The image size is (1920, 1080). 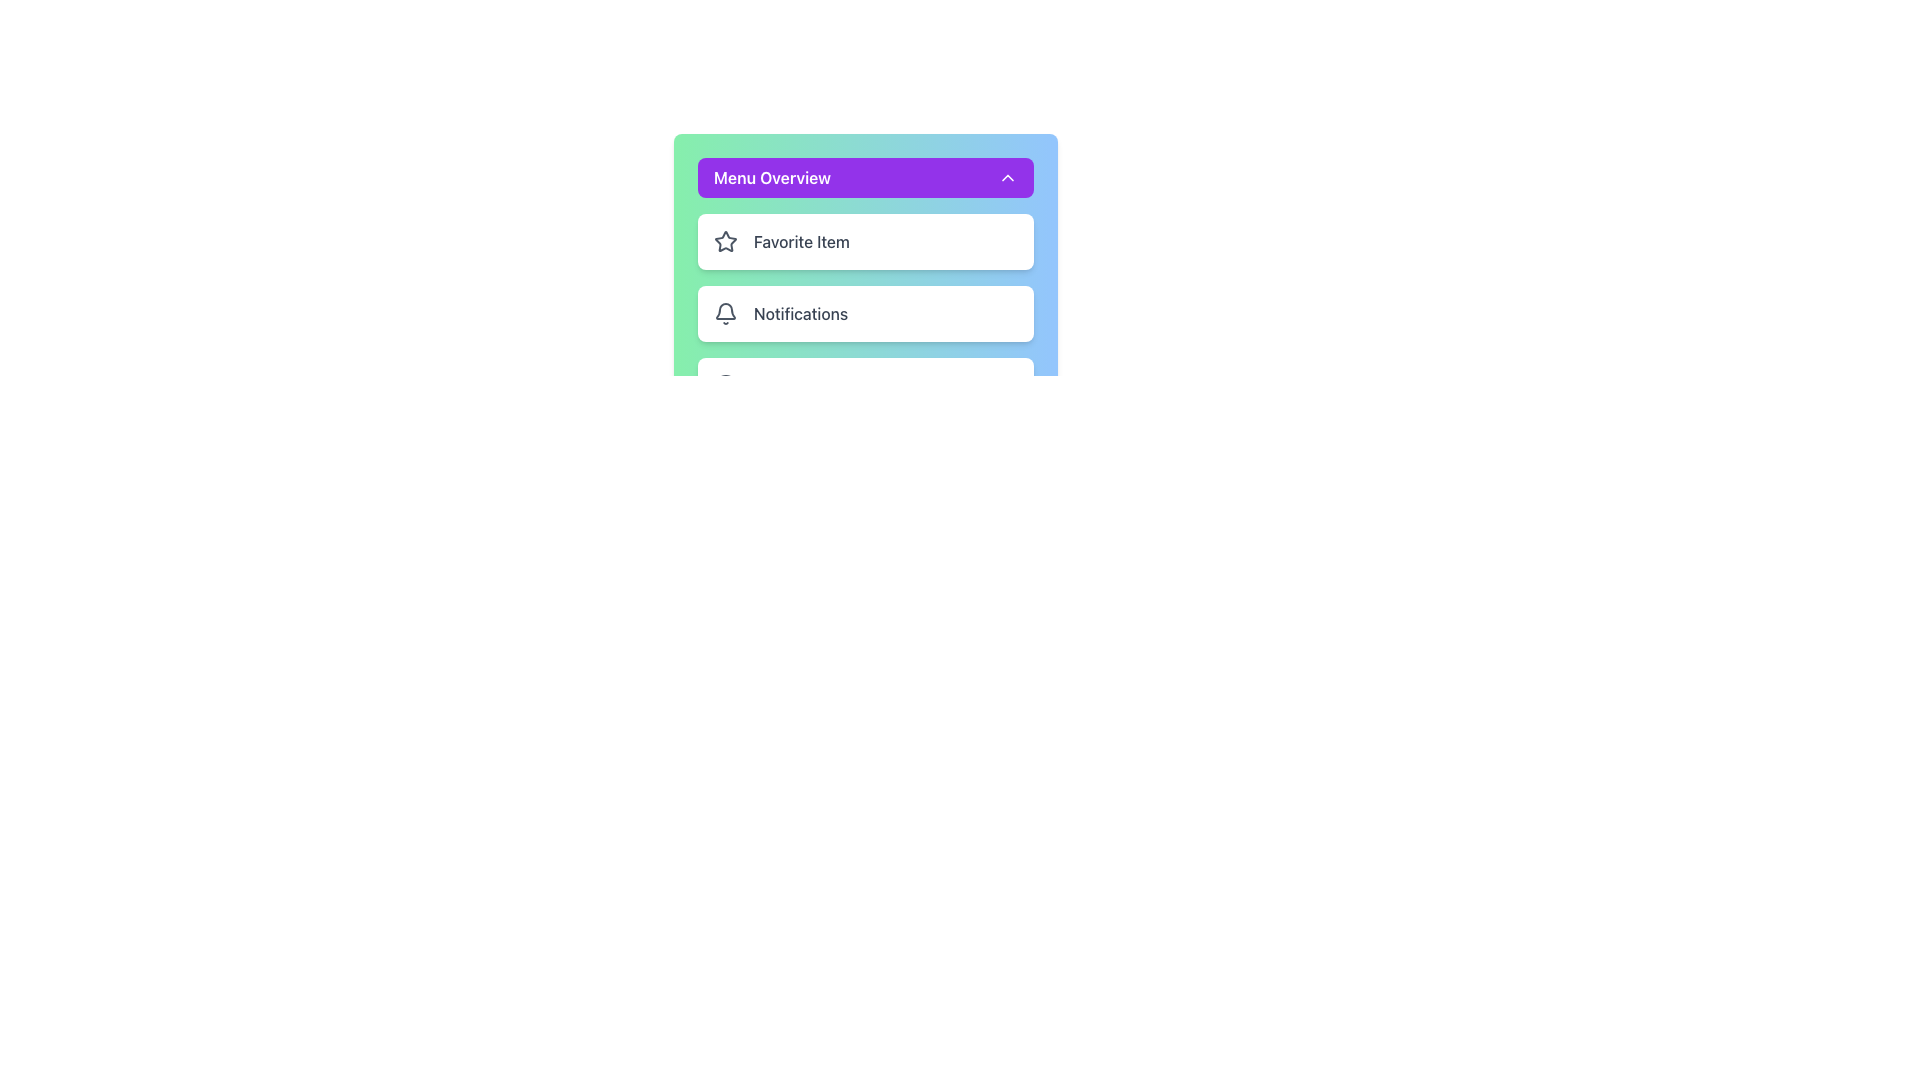 What do you see at coordinates (865, 285) in the screenshot?
I see `the second list item representing notifications, located between 'Favorite Item' and 'Status'` at bounding box center [865, 285].